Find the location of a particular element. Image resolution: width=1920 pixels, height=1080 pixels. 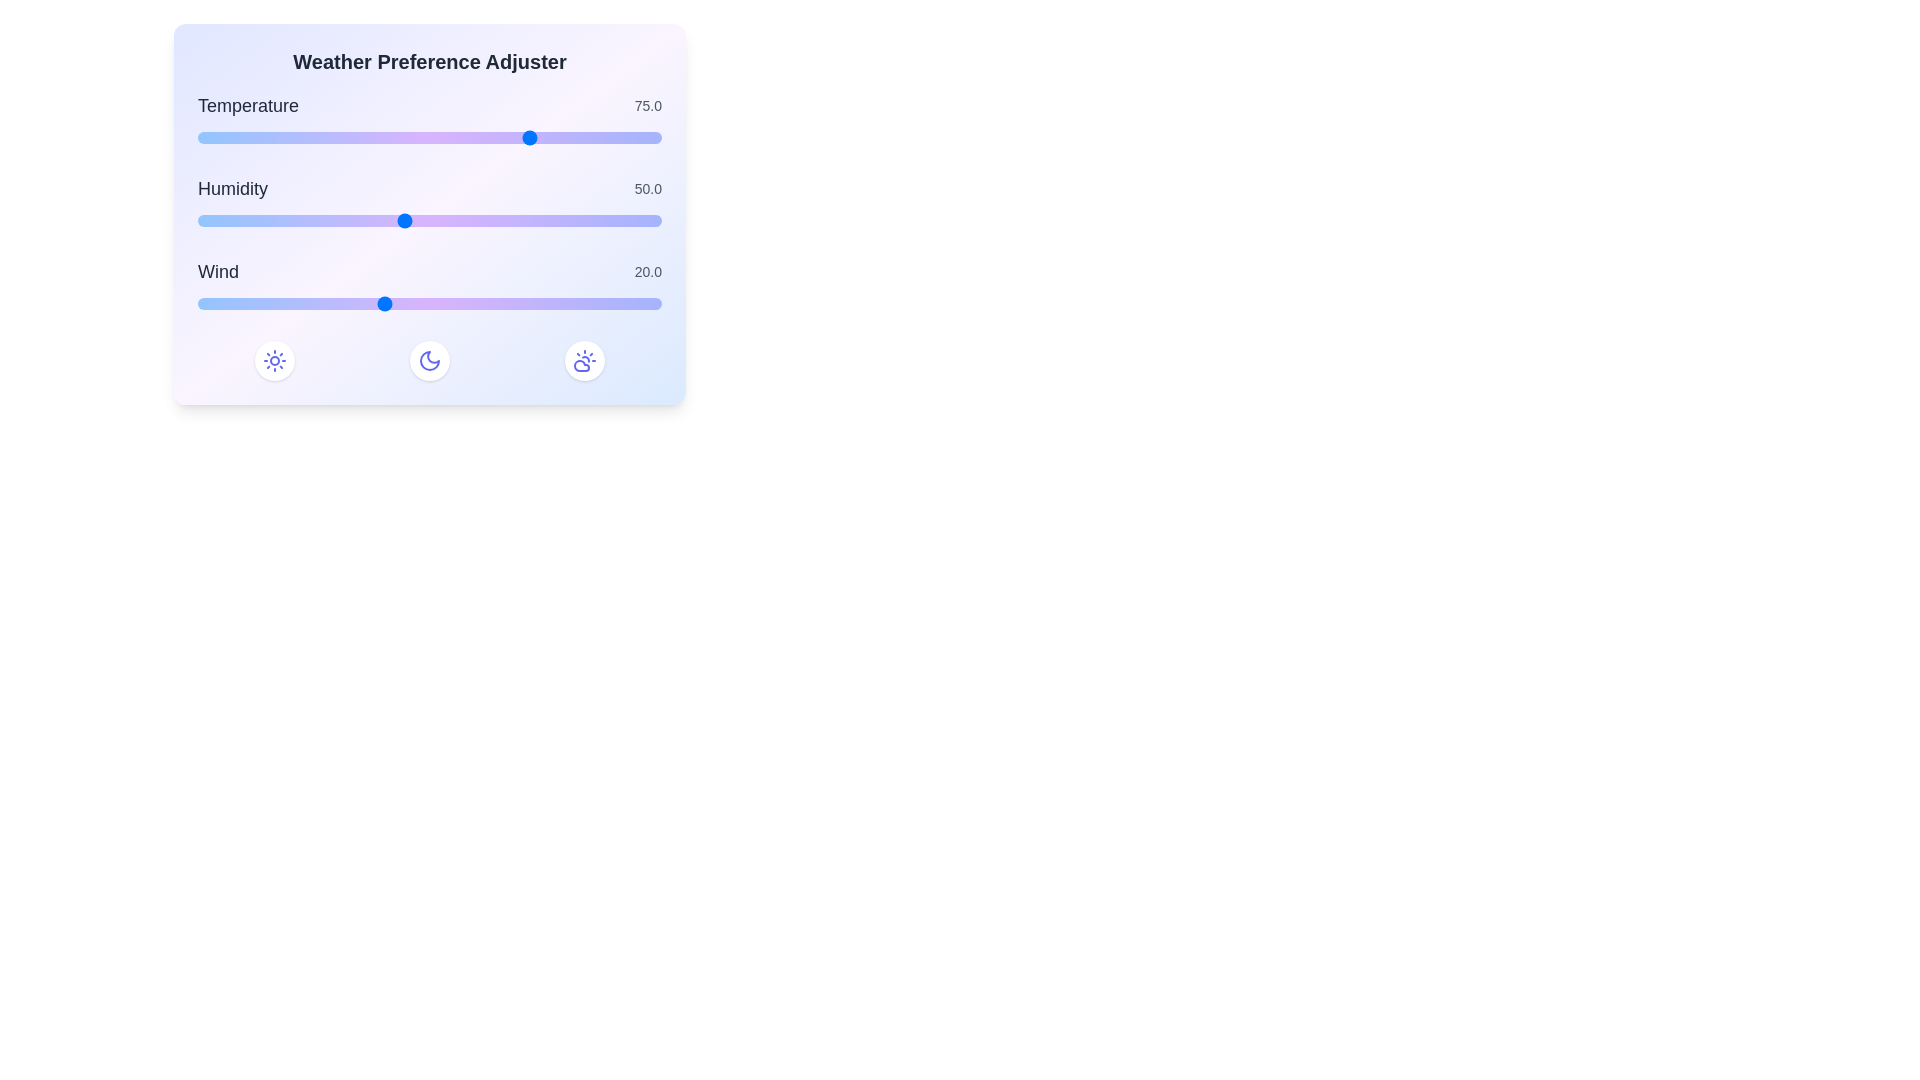

the crescent moon-shaped graphical icon in the bottom right of the 'Weather Preference Adjuster' panel is located at coordinates (428, 361).